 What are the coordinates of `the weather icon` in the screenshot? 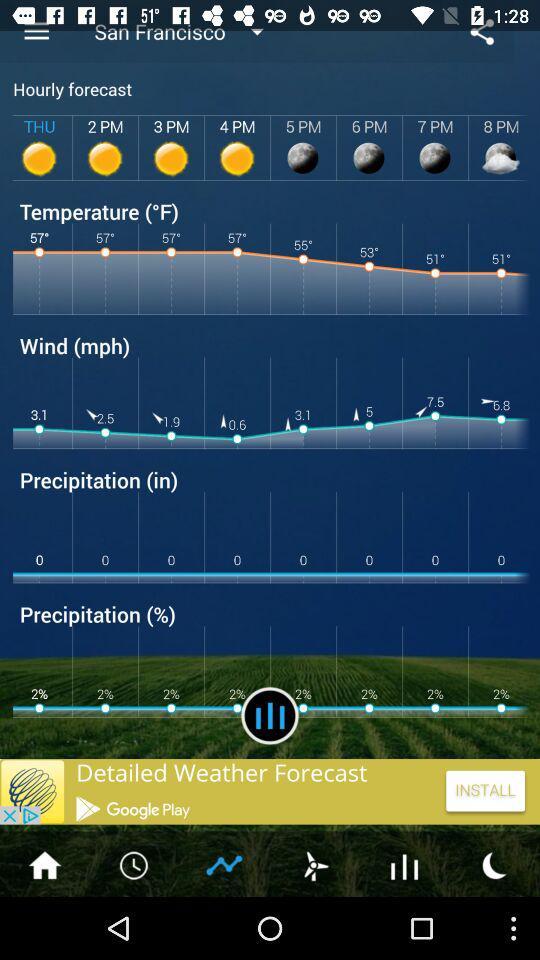 It's located at (494, 925).